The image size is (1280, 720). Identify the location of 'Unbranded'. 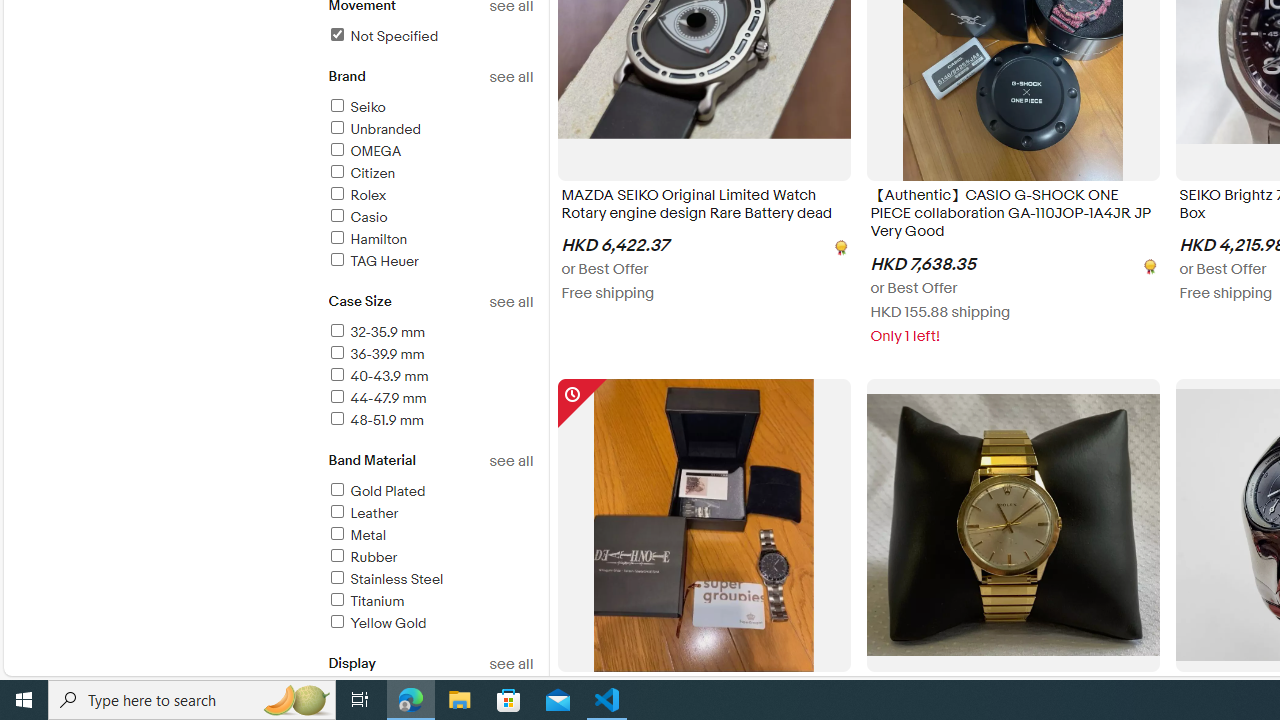
(429, 130).